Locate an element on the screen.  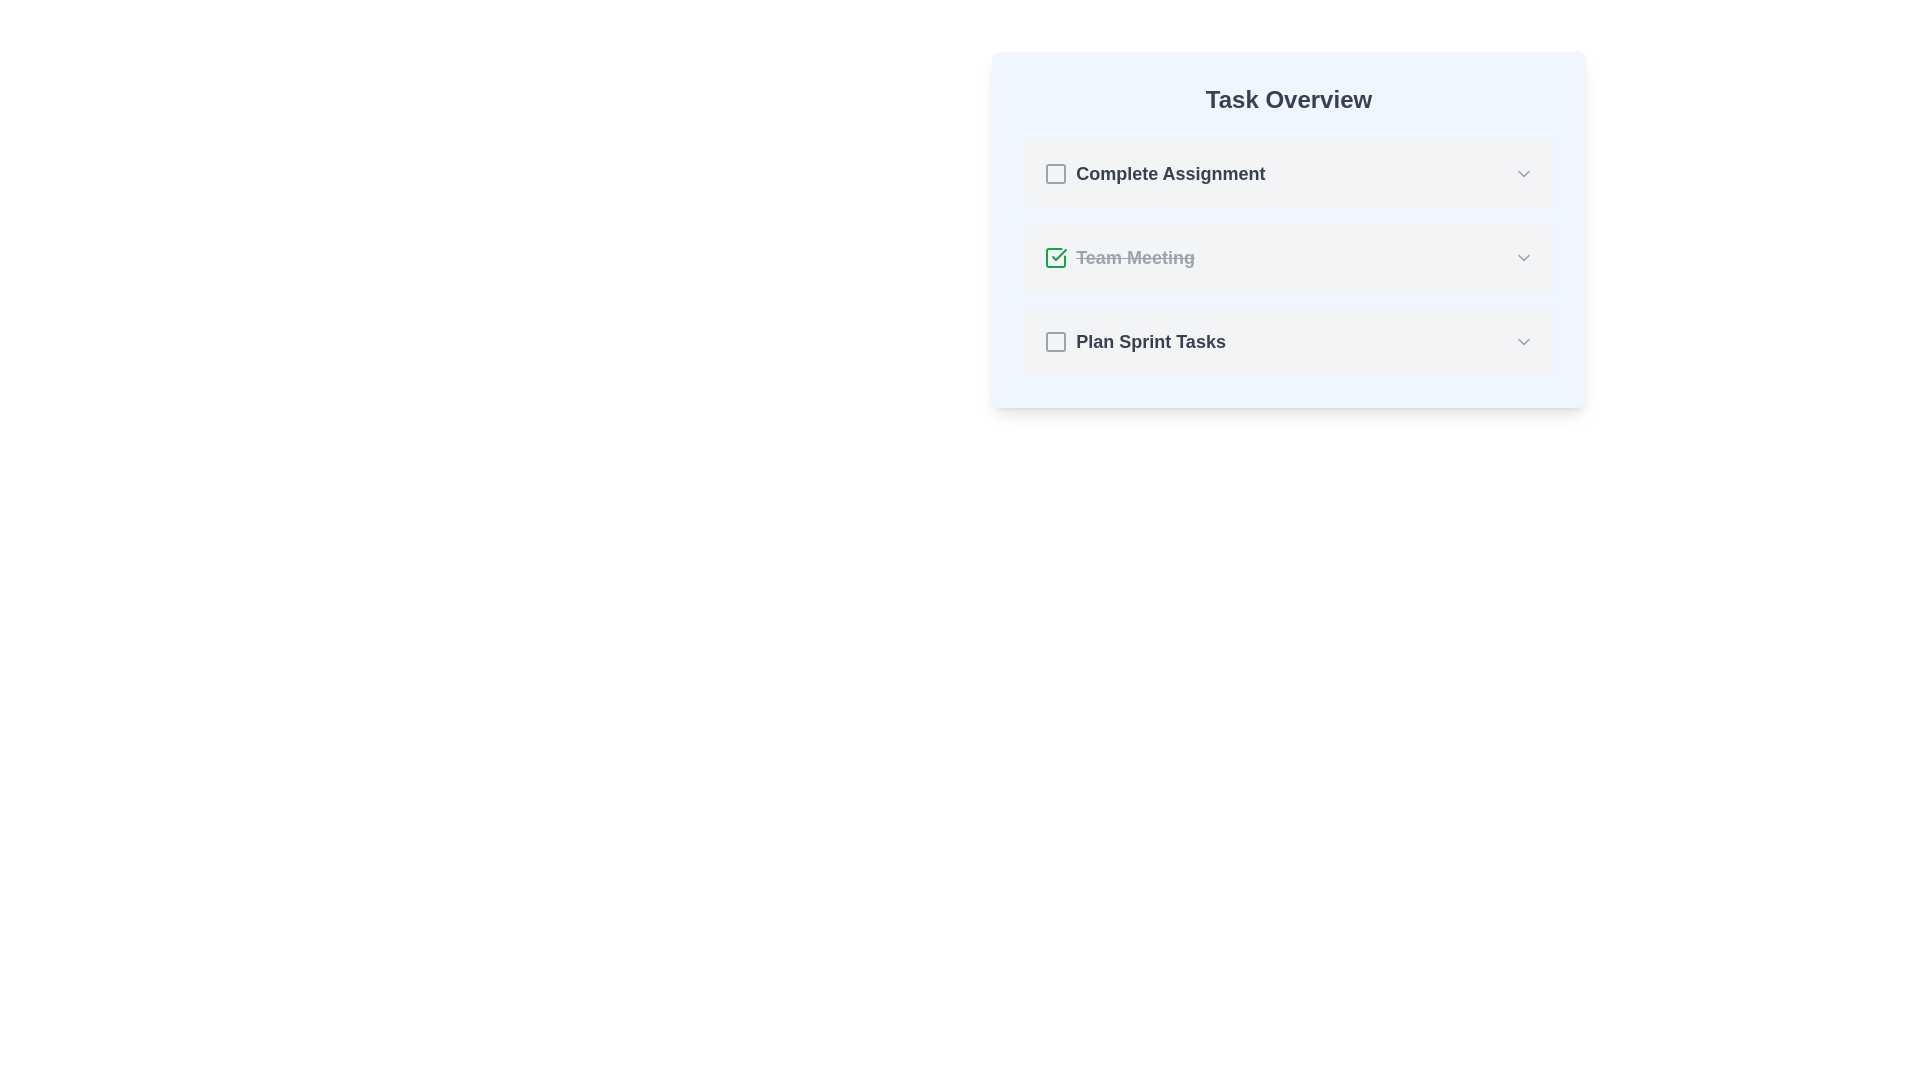
the checkbox located in the first row under the 'Task Overview' header, next to 'Complete Assignment' is located at coordinates (1055, 172).